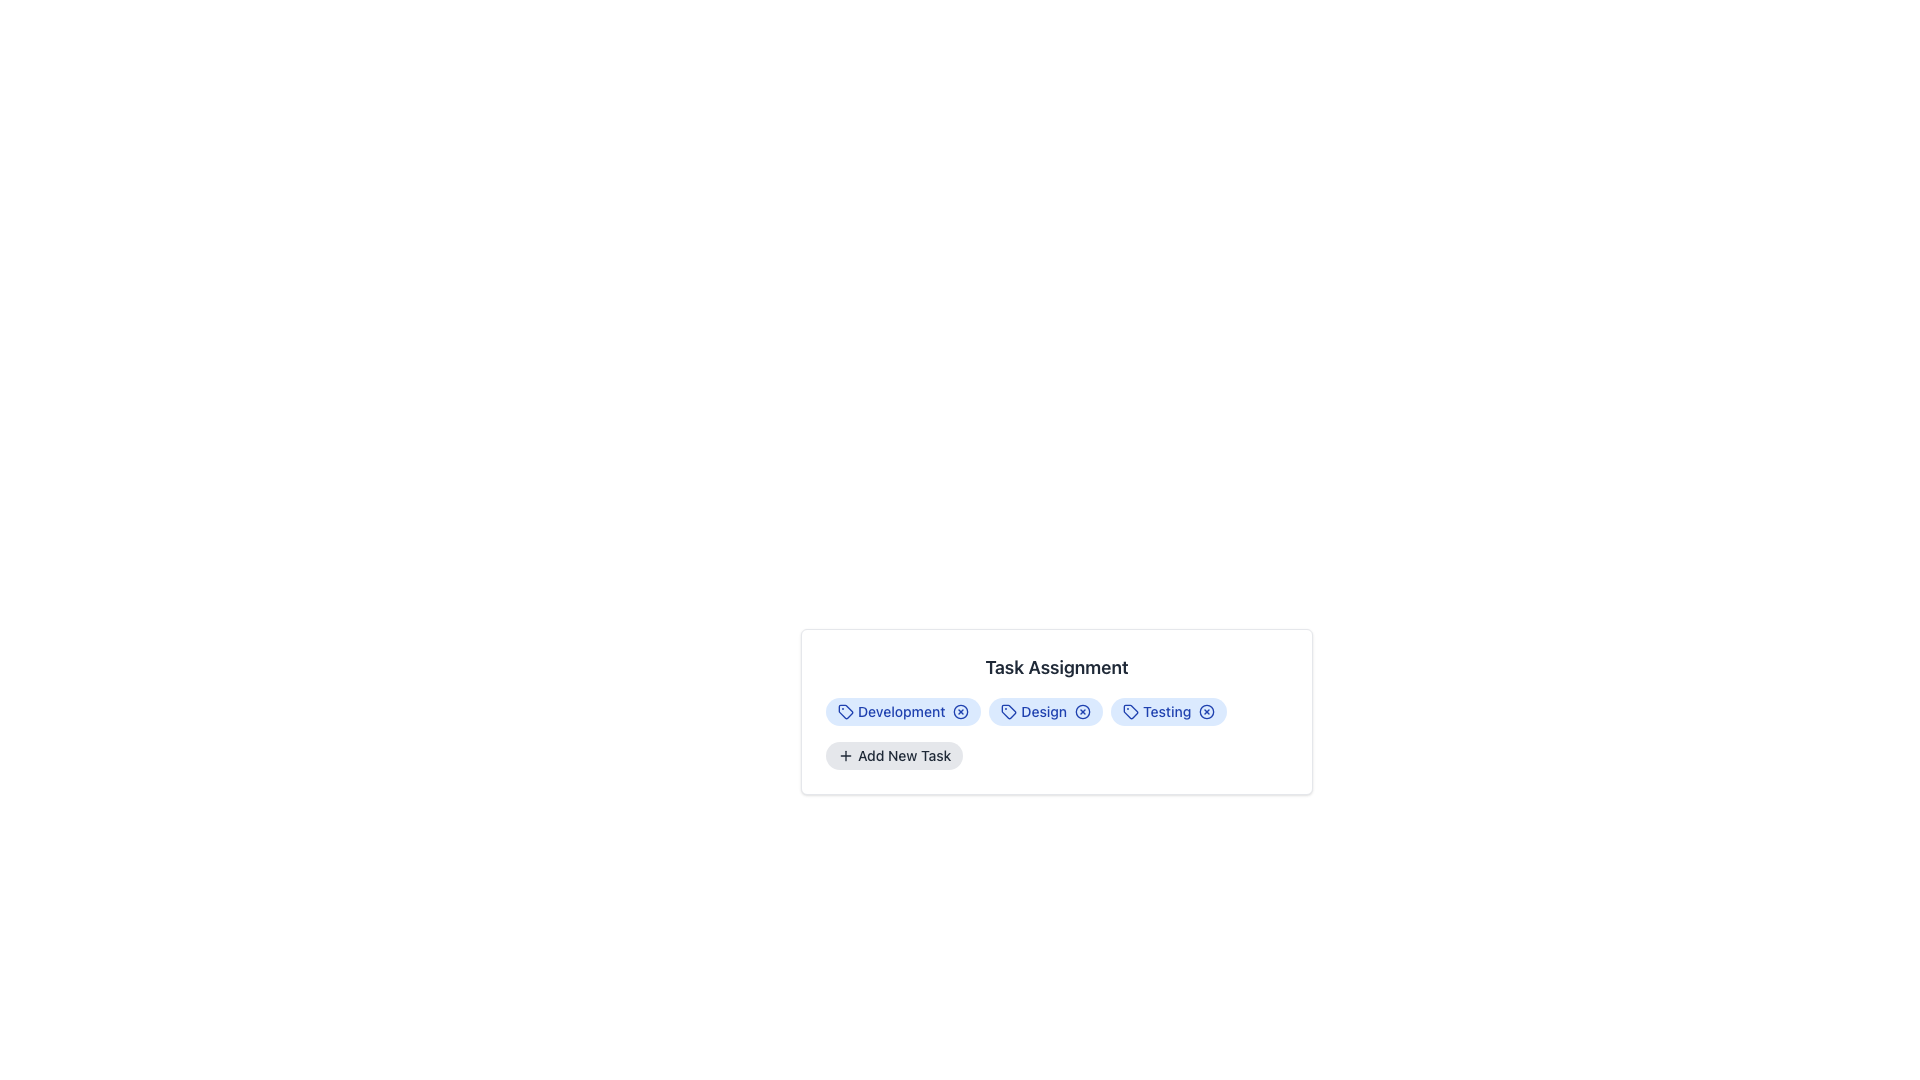  Describe the element at coordinates (961, 711) in the screenshot. I see `the close or remove icon button located immediately to the right of the 'Development' label in the 'Task Assignment' section` at that location.